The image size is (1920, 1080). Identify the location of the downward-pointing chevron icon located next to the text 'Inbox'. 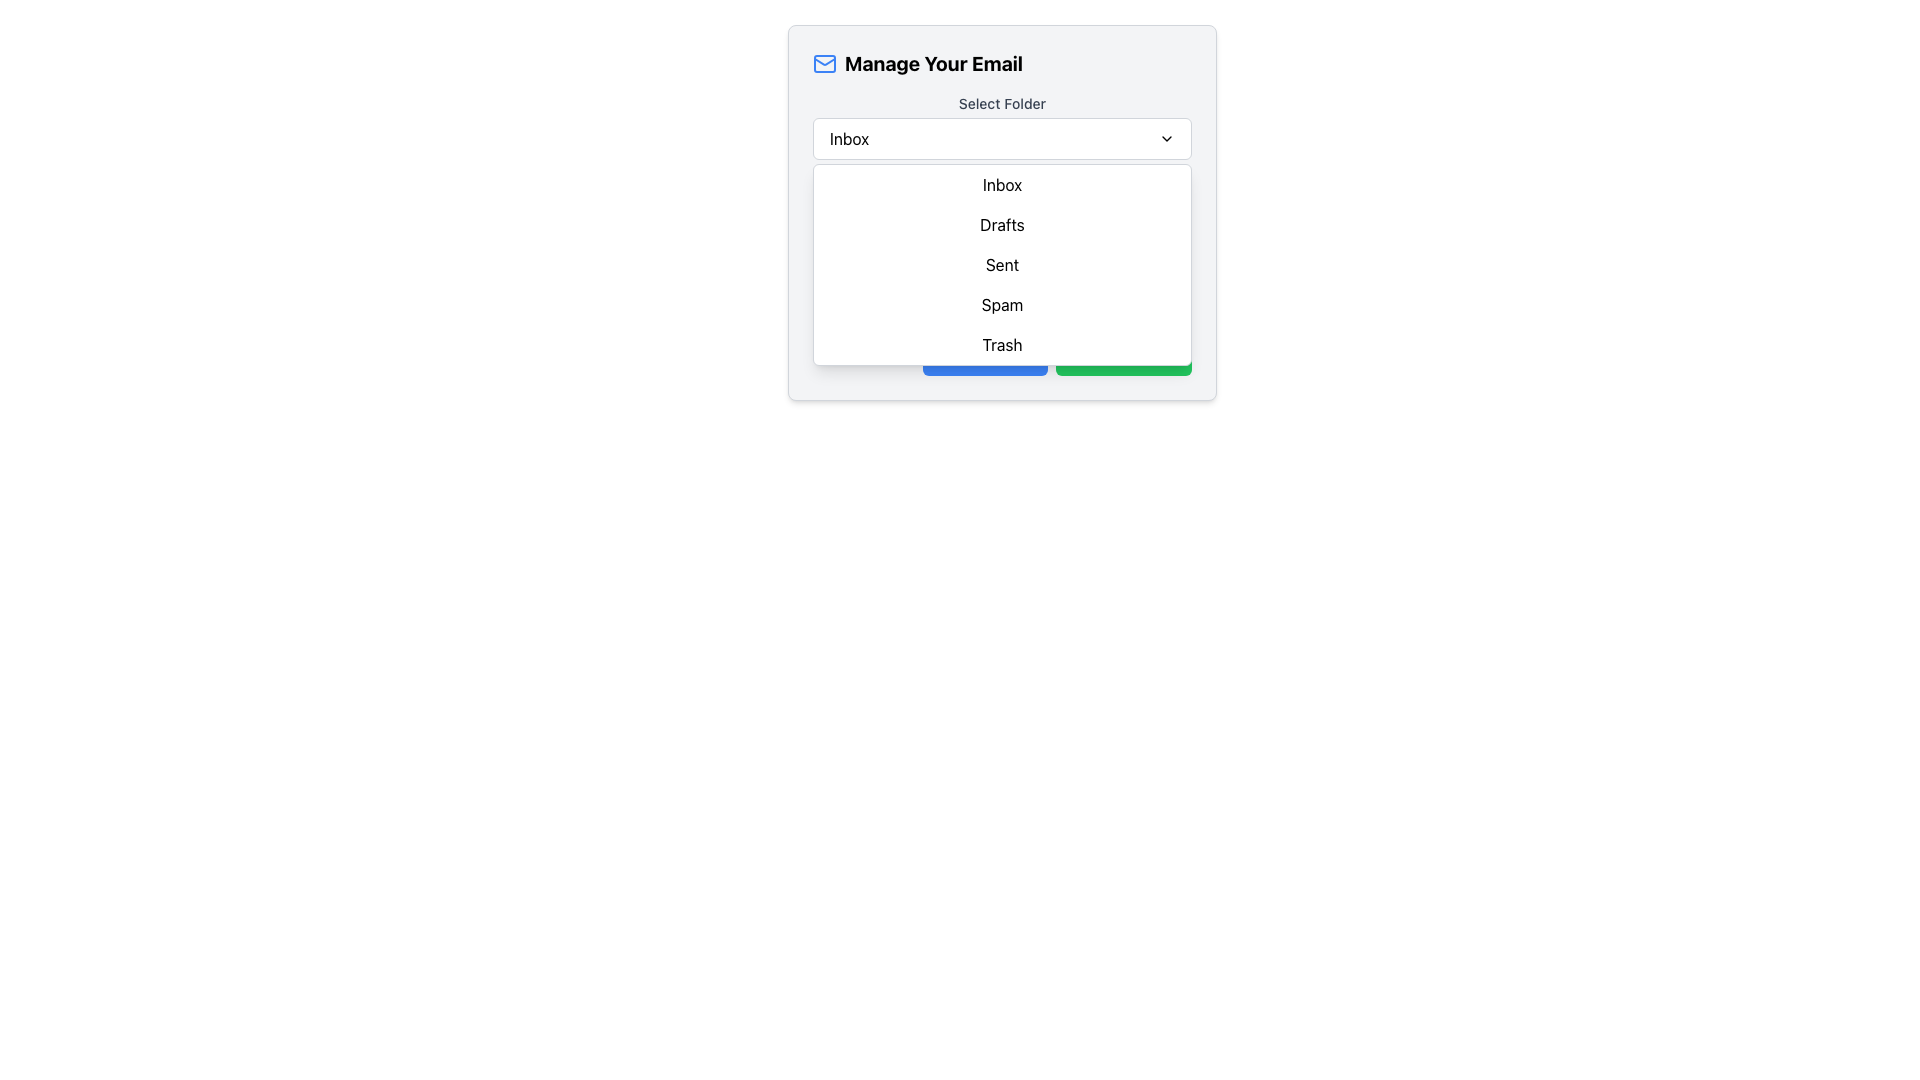
(1166, 137).